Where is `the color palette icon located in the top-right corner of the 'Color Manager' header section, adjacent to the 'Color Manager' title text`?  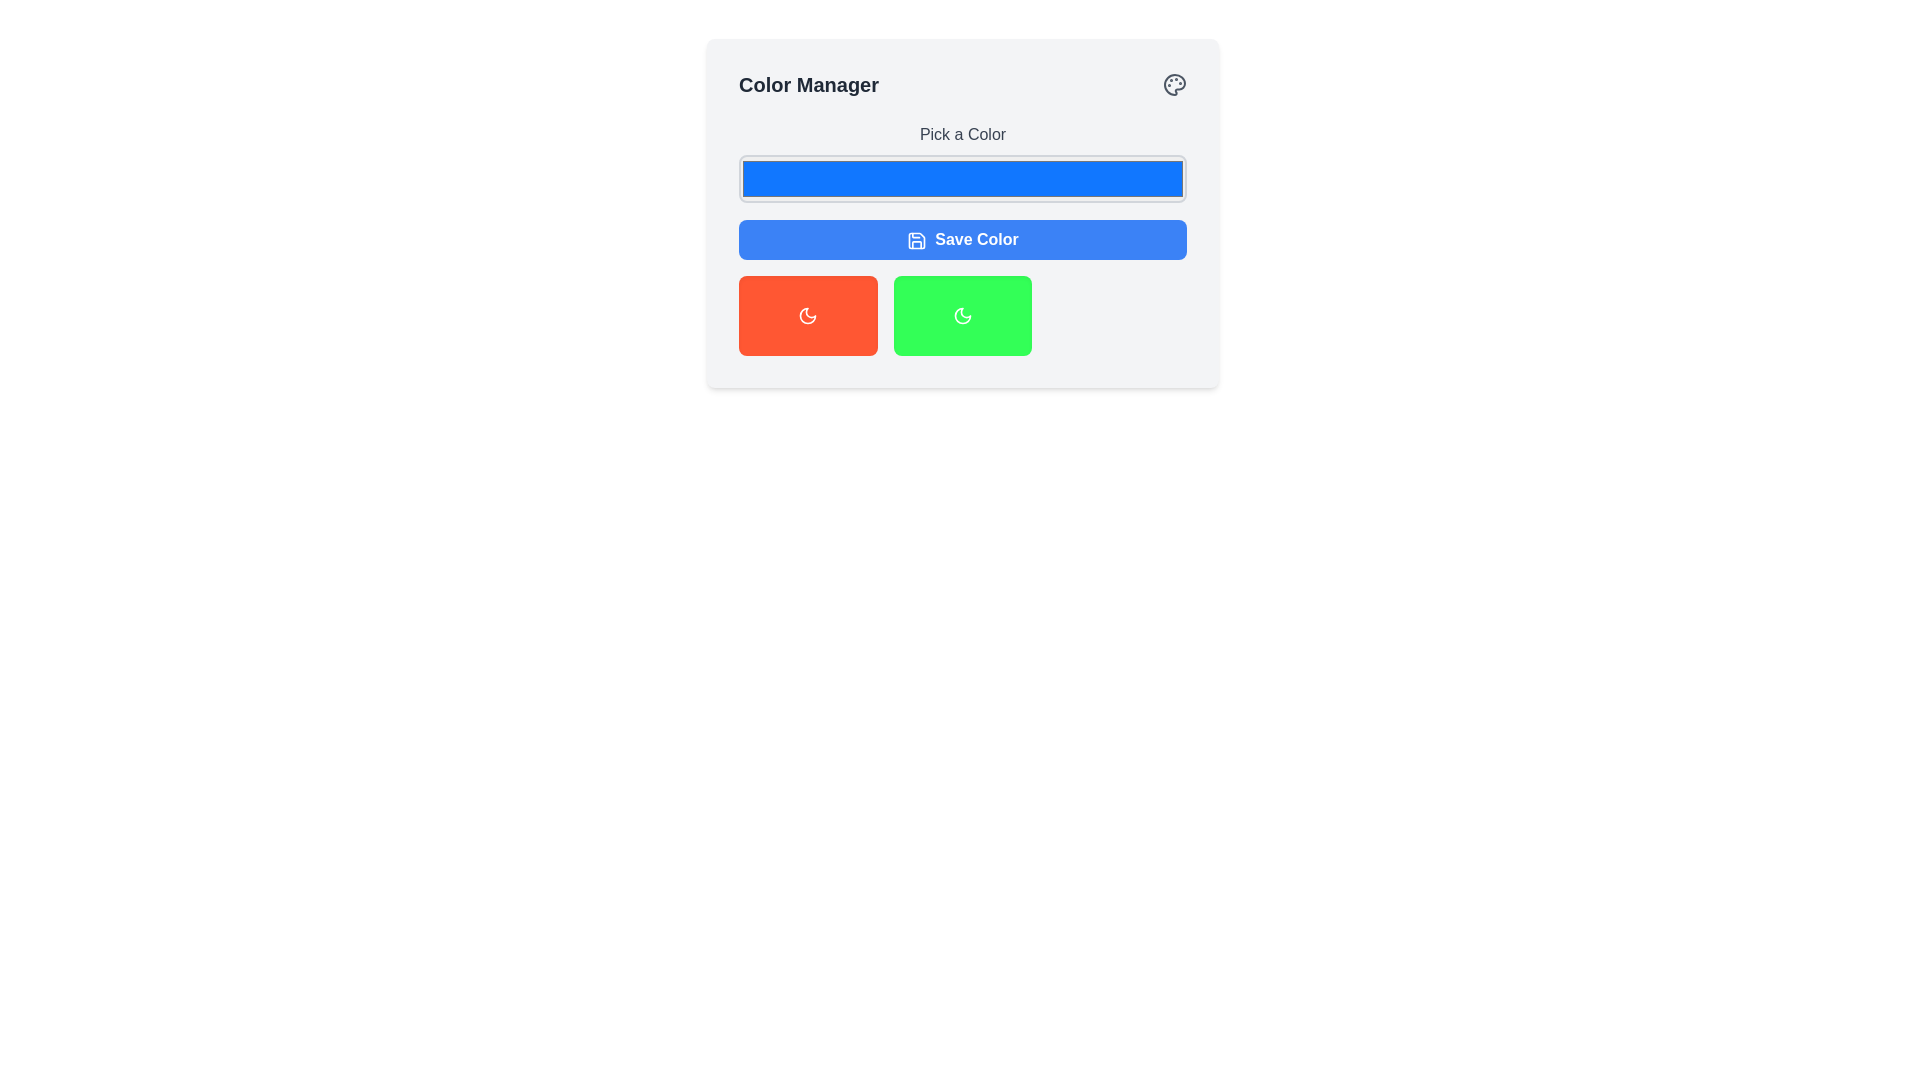 the color palette icon located in the top-right corner of the 'Color Manager' header section, adjacent to the 'Color Manager' title text is located at coordinates (1175, 83).